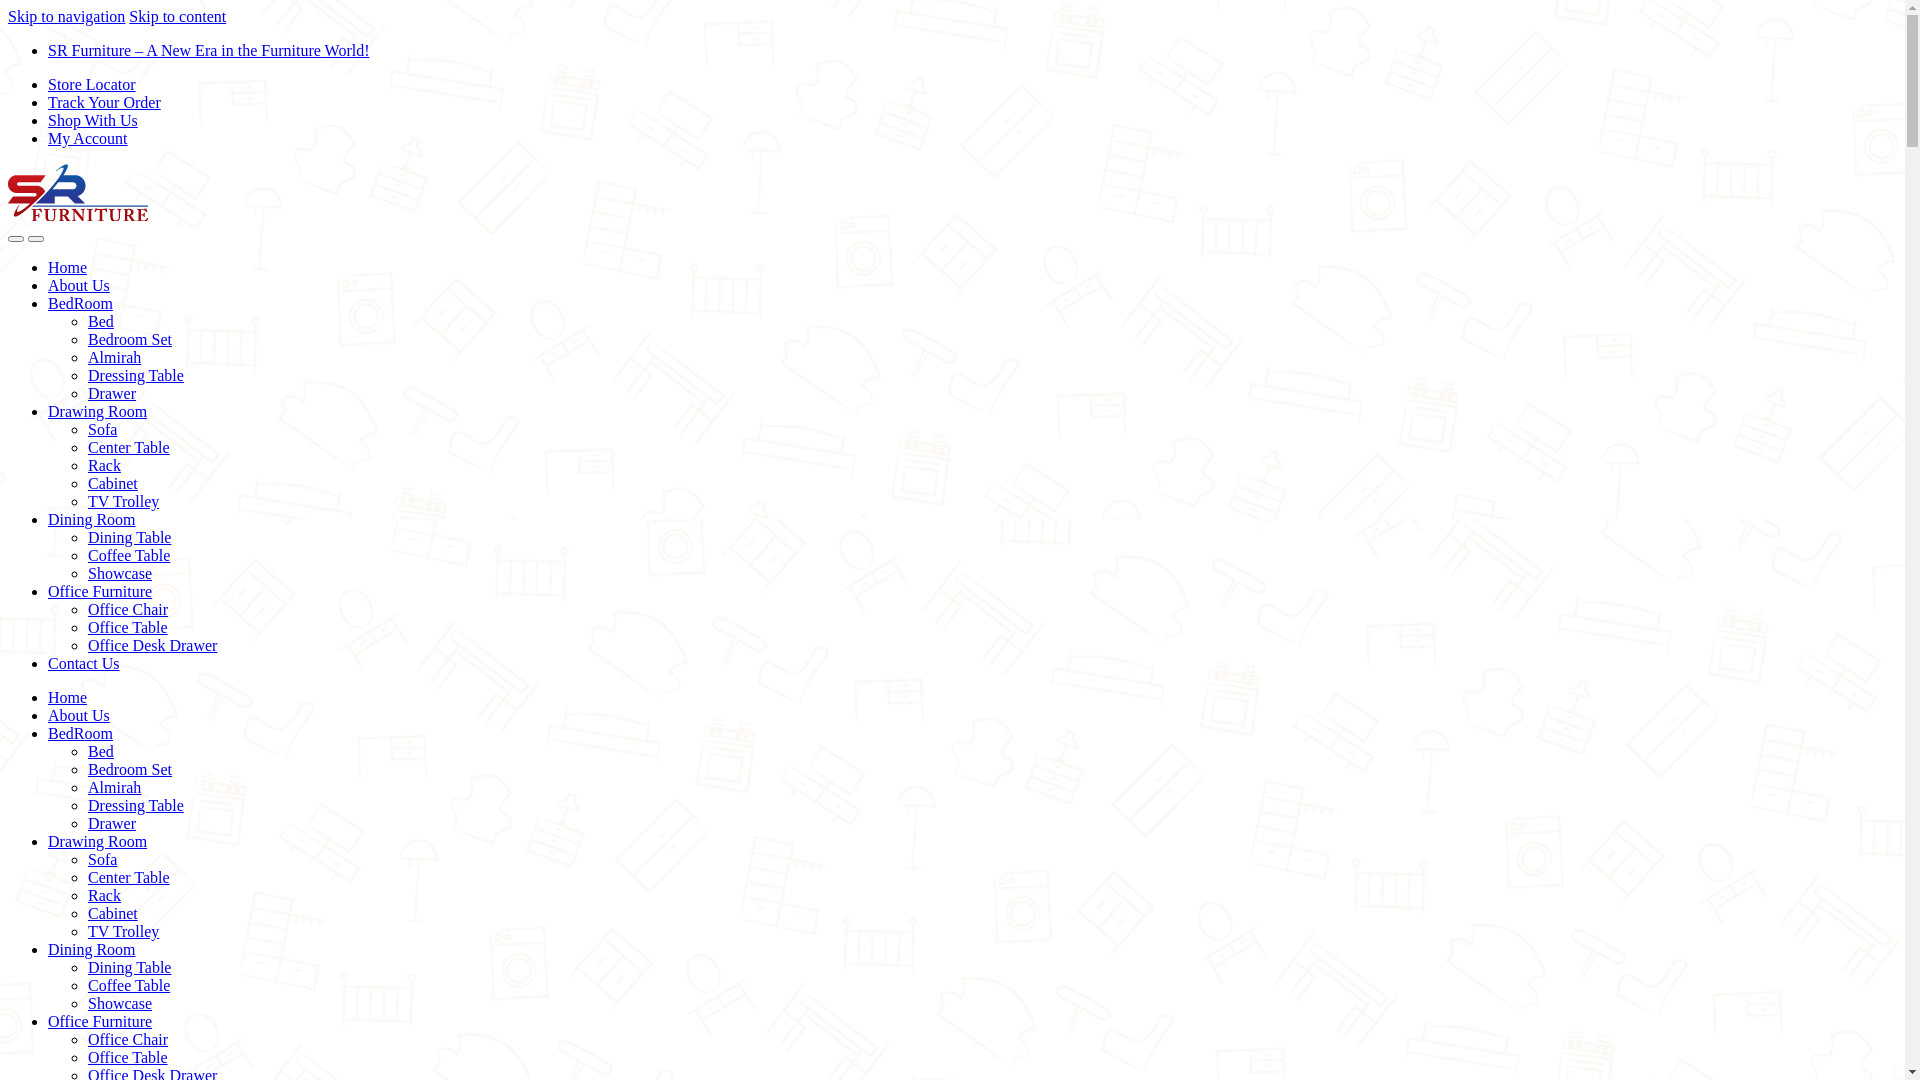 The height and width of the screenshot is (1080, 1920). What do you see at coordinates (110, 823) in the screenshot?
I see `'Drawer'` at bounding box center [110, 823].